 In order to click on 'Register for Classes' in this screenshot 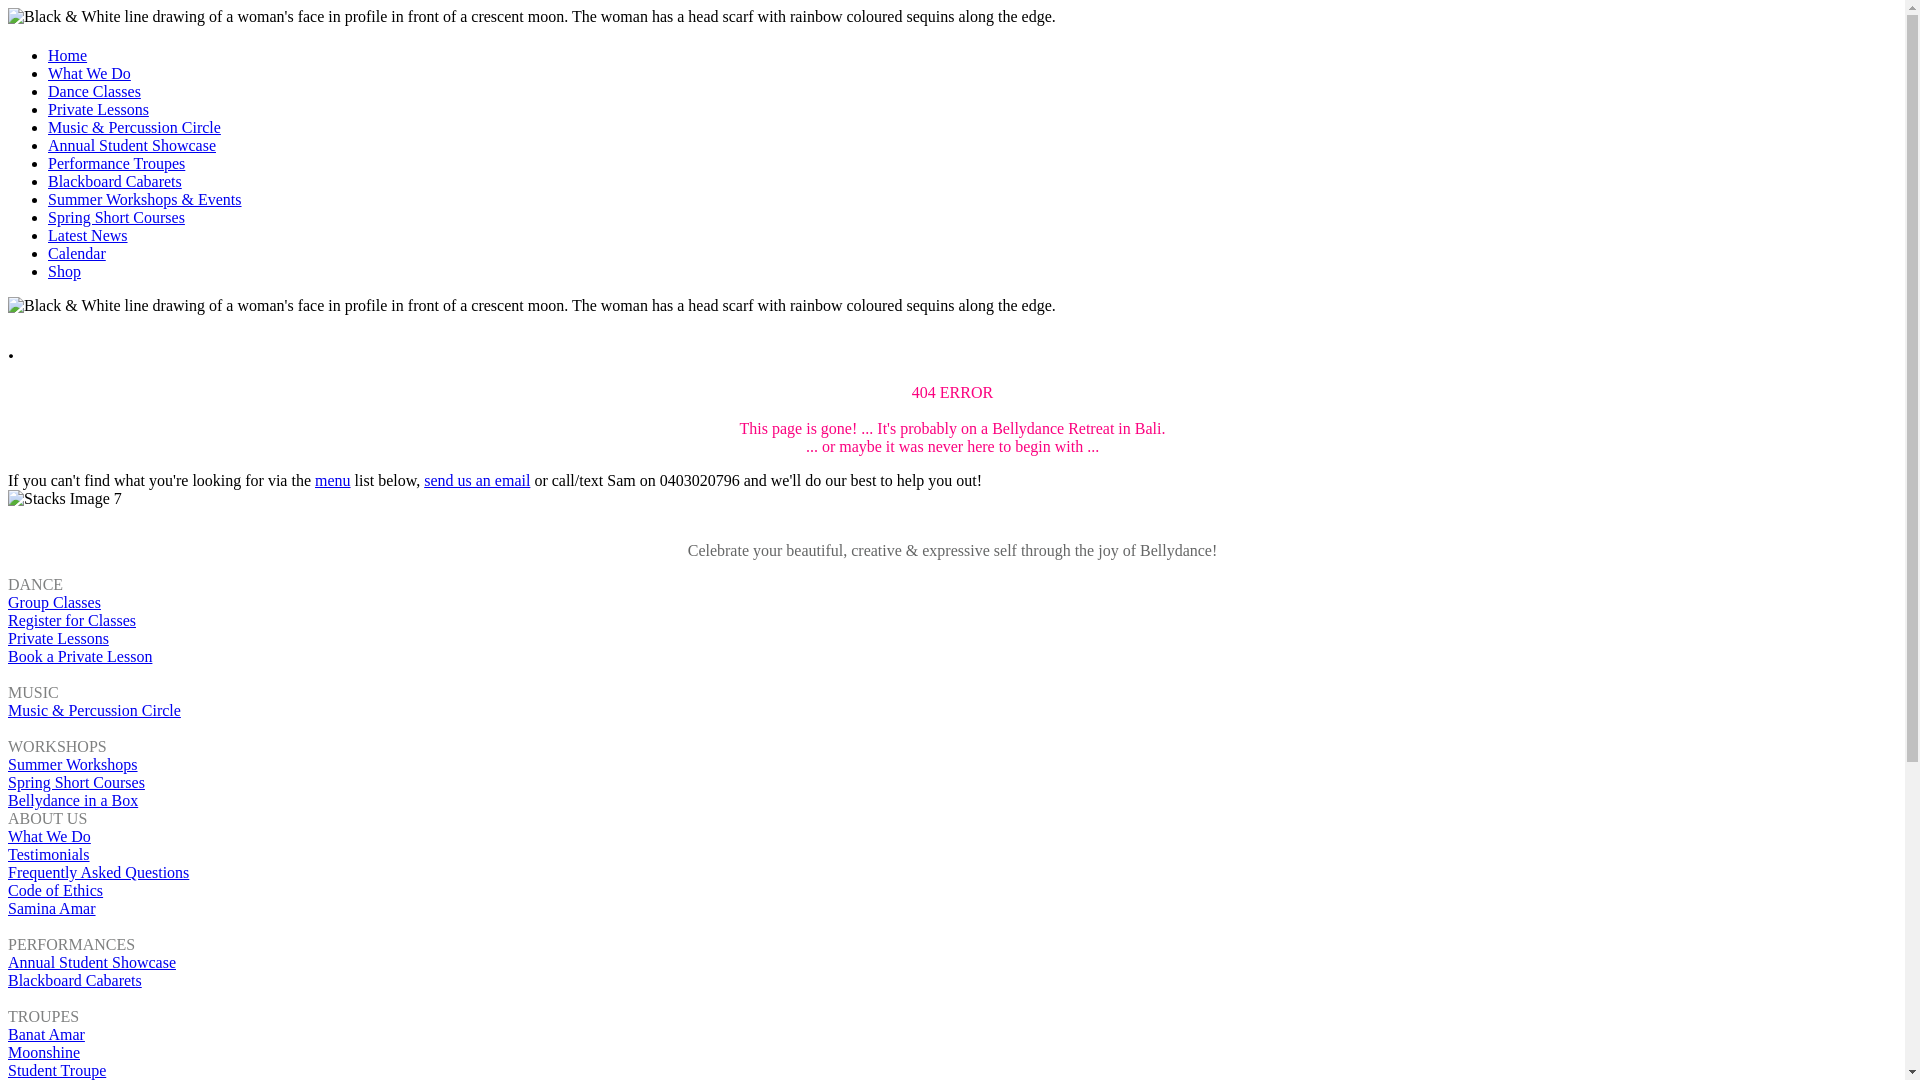, I will do `click(72, 619)`.